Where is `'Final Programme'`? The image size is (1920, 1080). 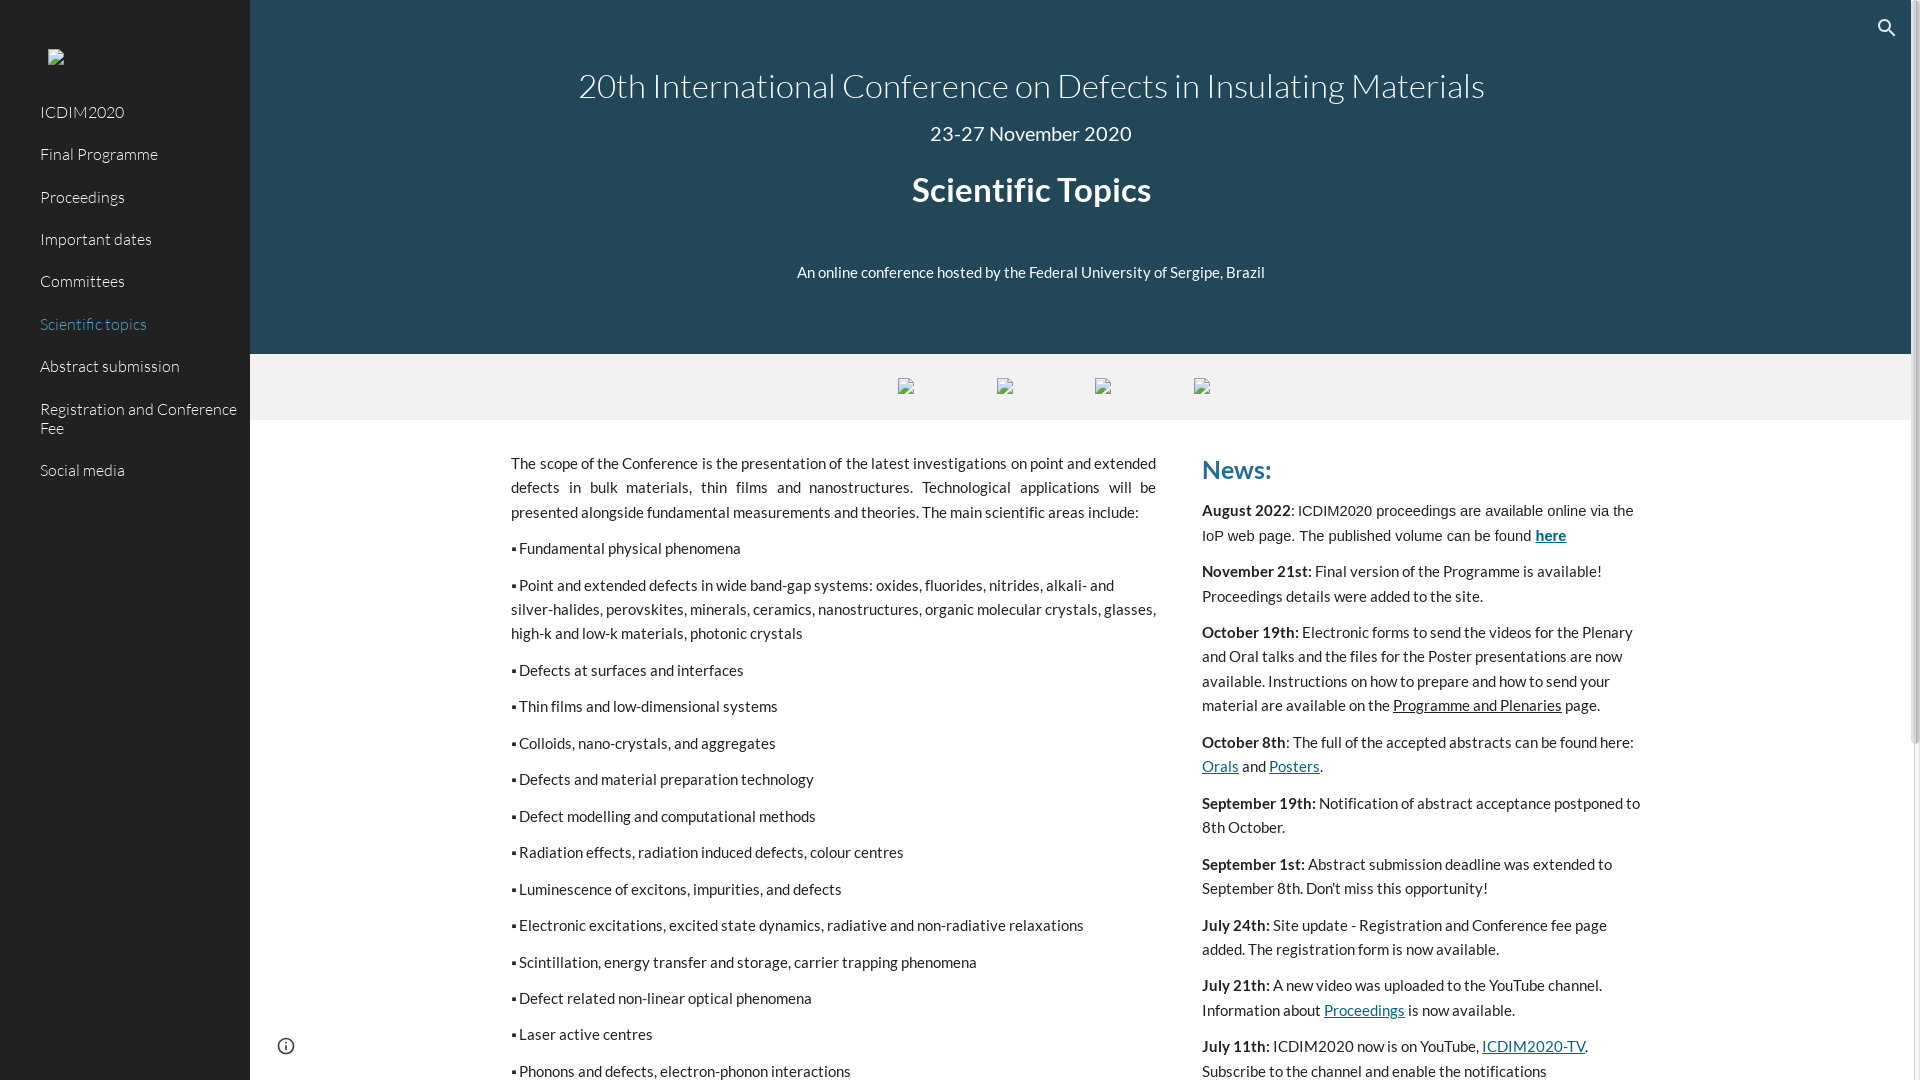 'Final Programme' is located at coordinates (136, 153).